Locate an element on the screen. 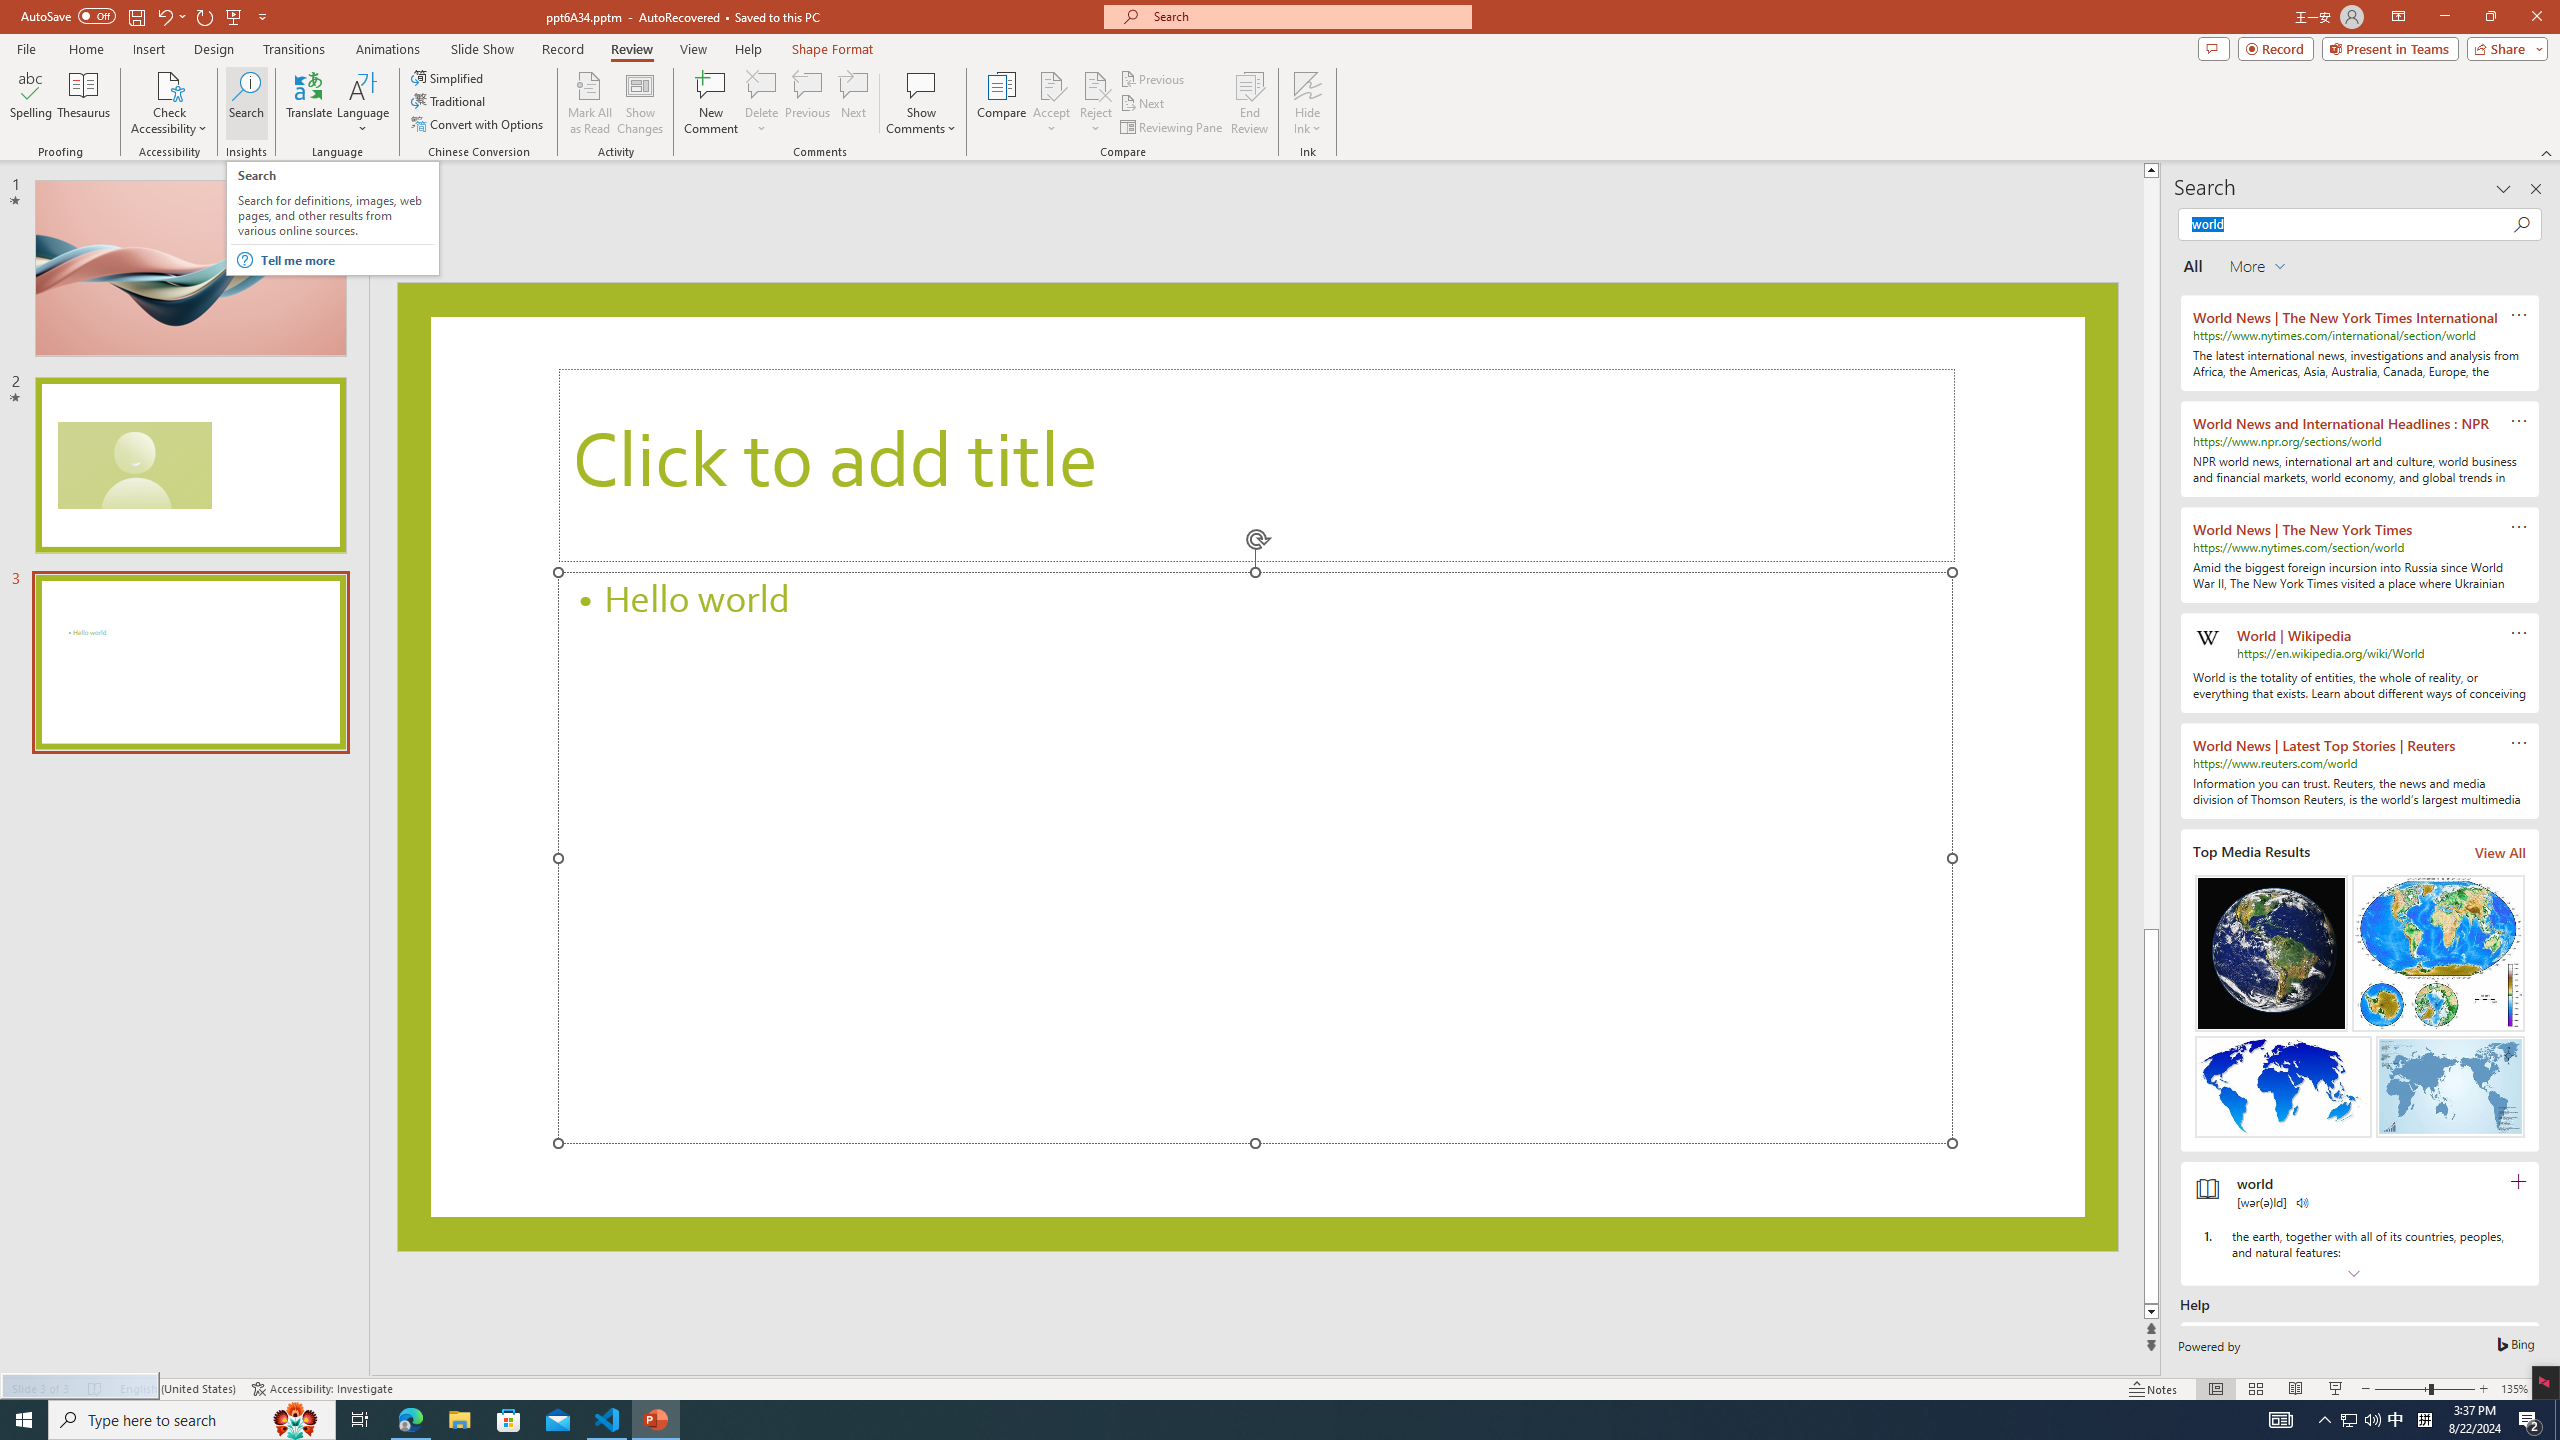 Image resolution: width=2560 pixels, height=1440 pixels. 'Language' is located at coordinates (362, 103).